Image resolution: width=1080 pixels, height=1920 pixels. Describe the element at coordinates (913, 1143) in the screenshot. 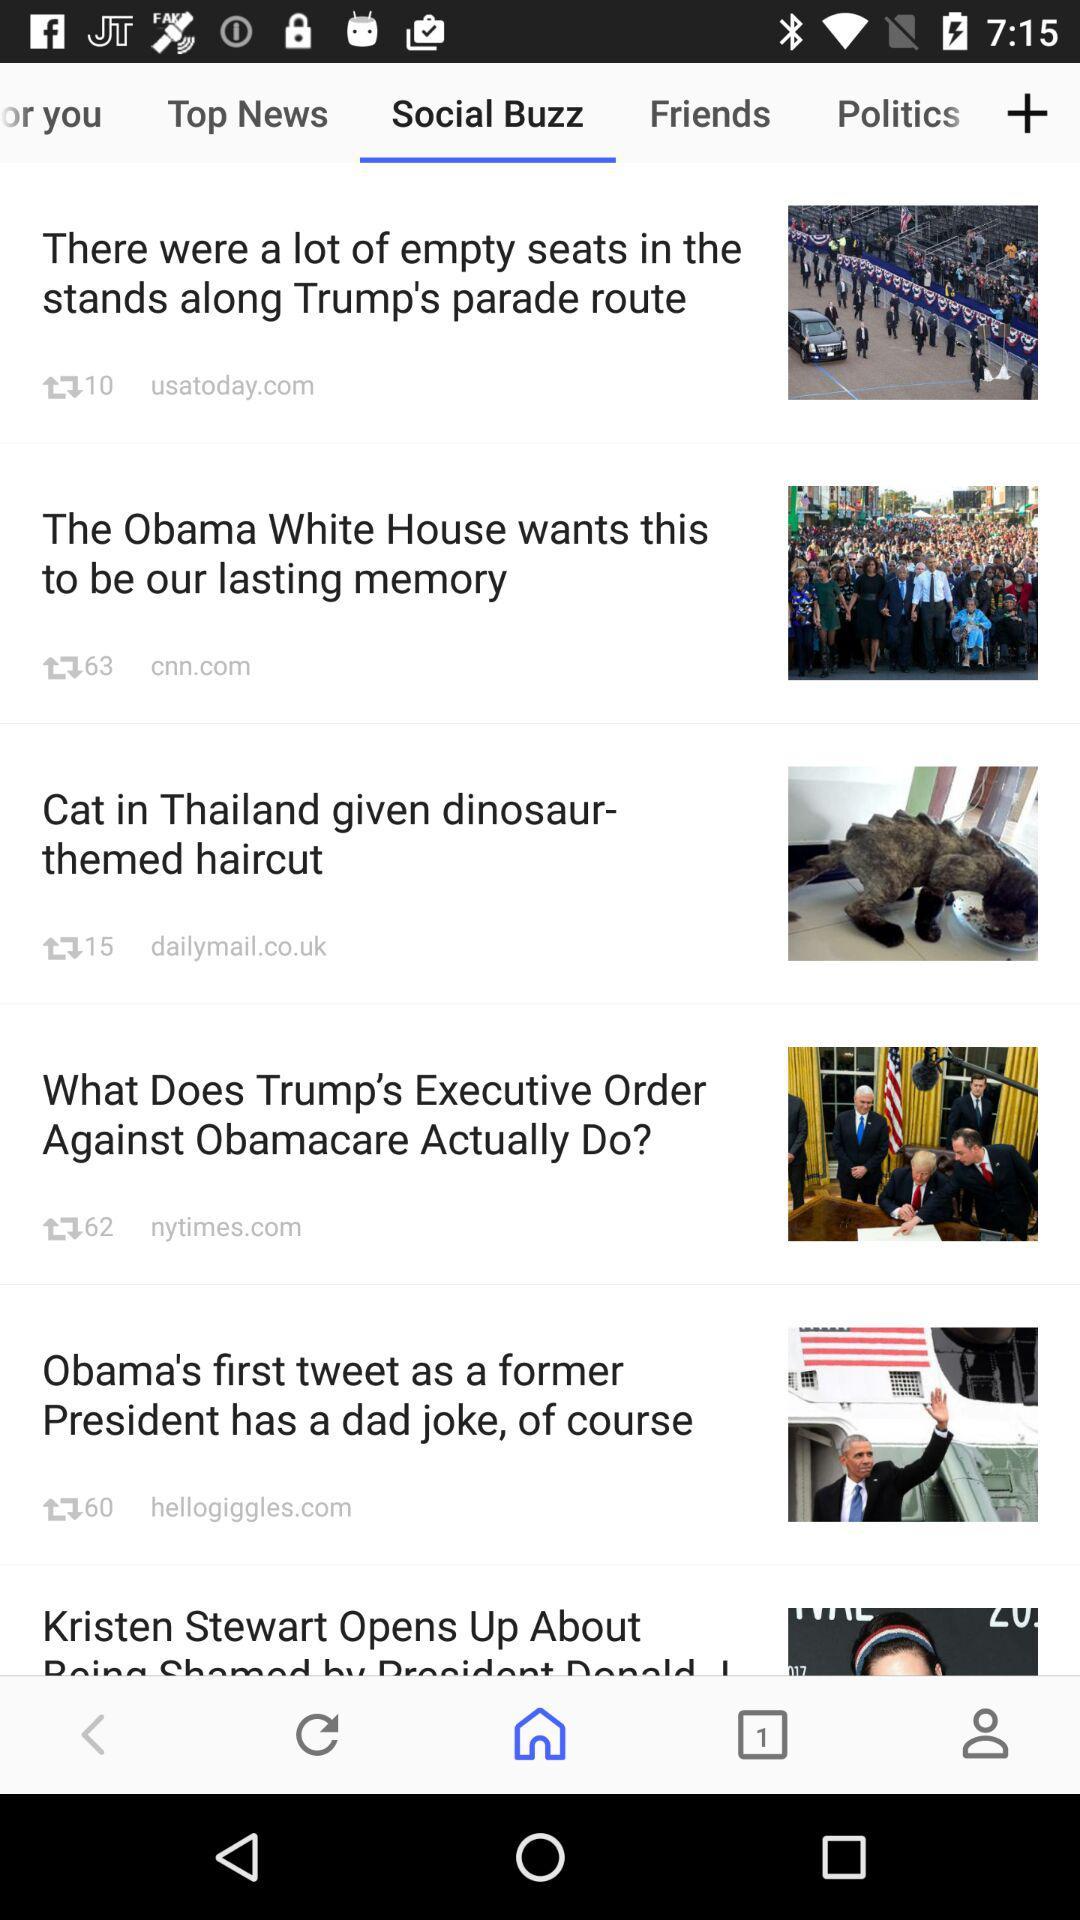

I see `the fourth image on the right side` at that location.